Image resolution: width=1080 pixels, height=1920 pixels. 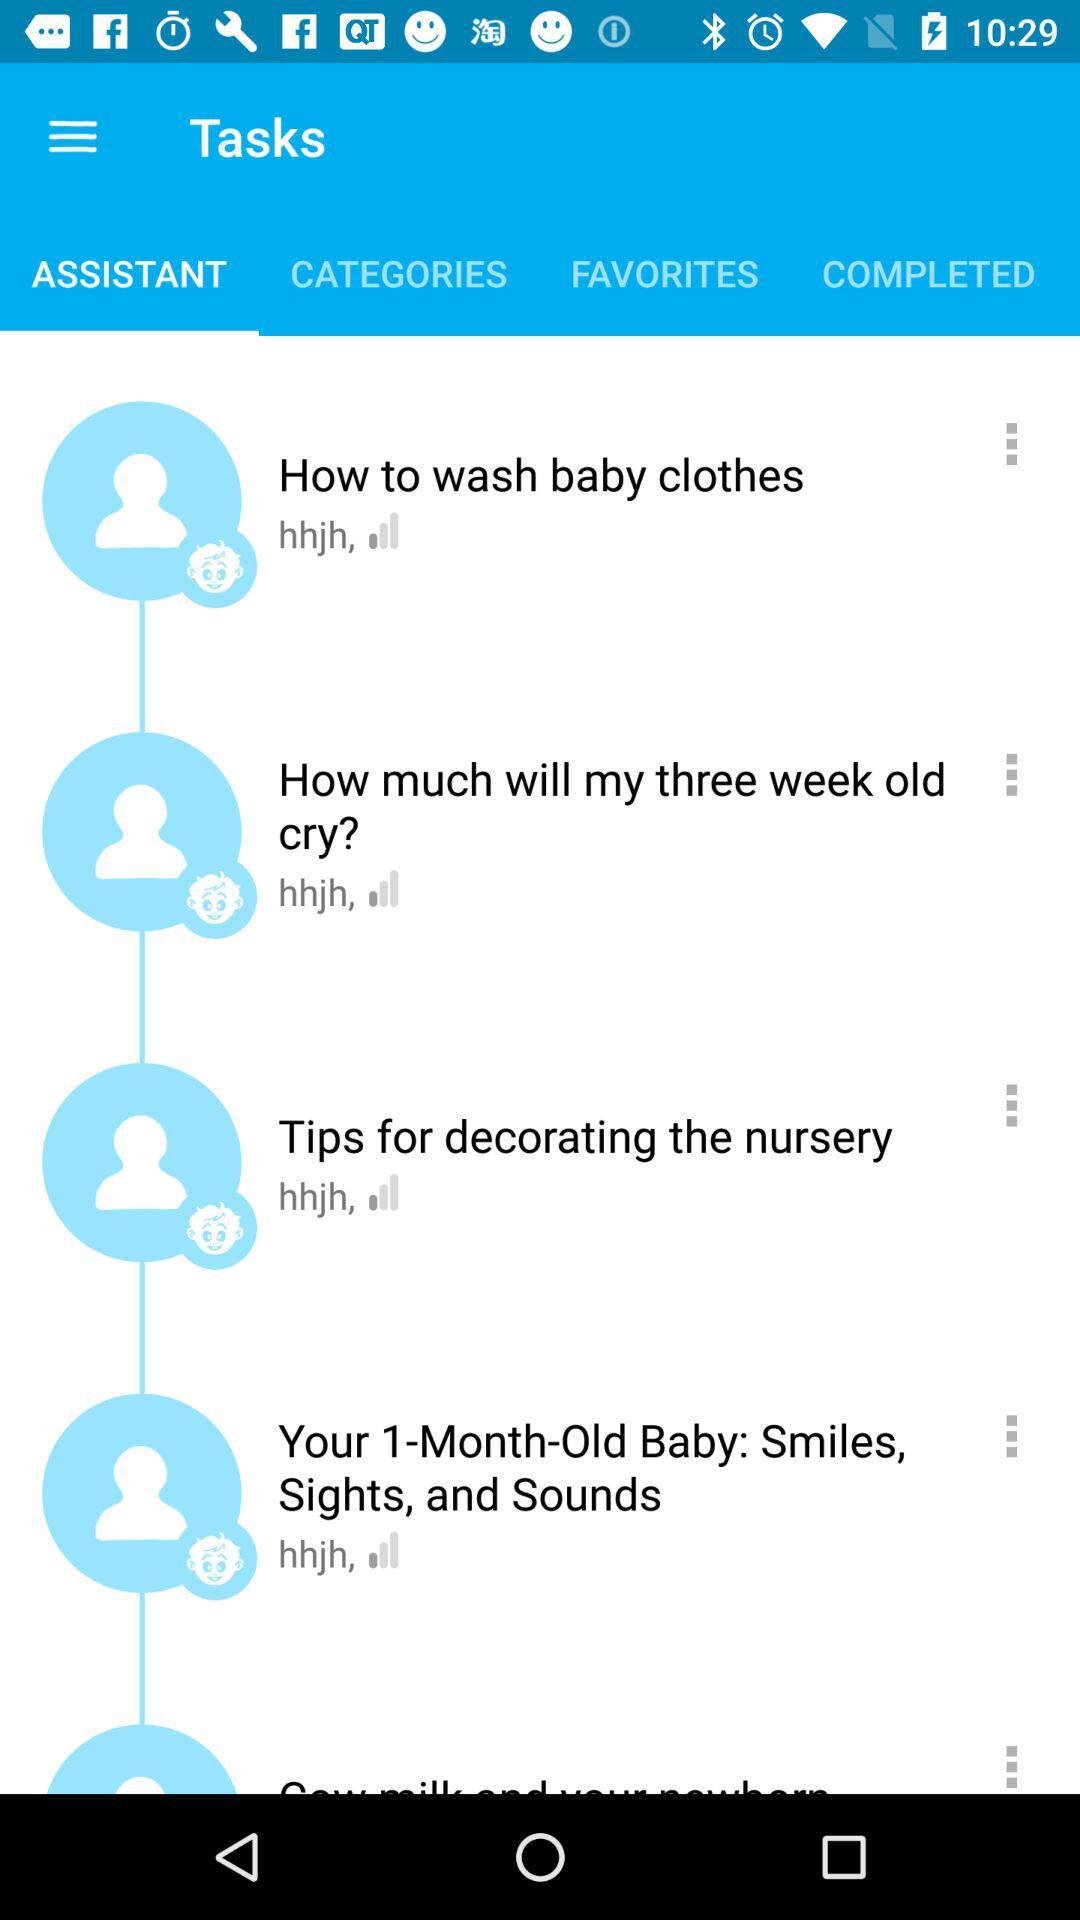 What do you see at coordinates (1022, 773) in the screenshot?
I see `more options` at bounding box center [1022, 773].